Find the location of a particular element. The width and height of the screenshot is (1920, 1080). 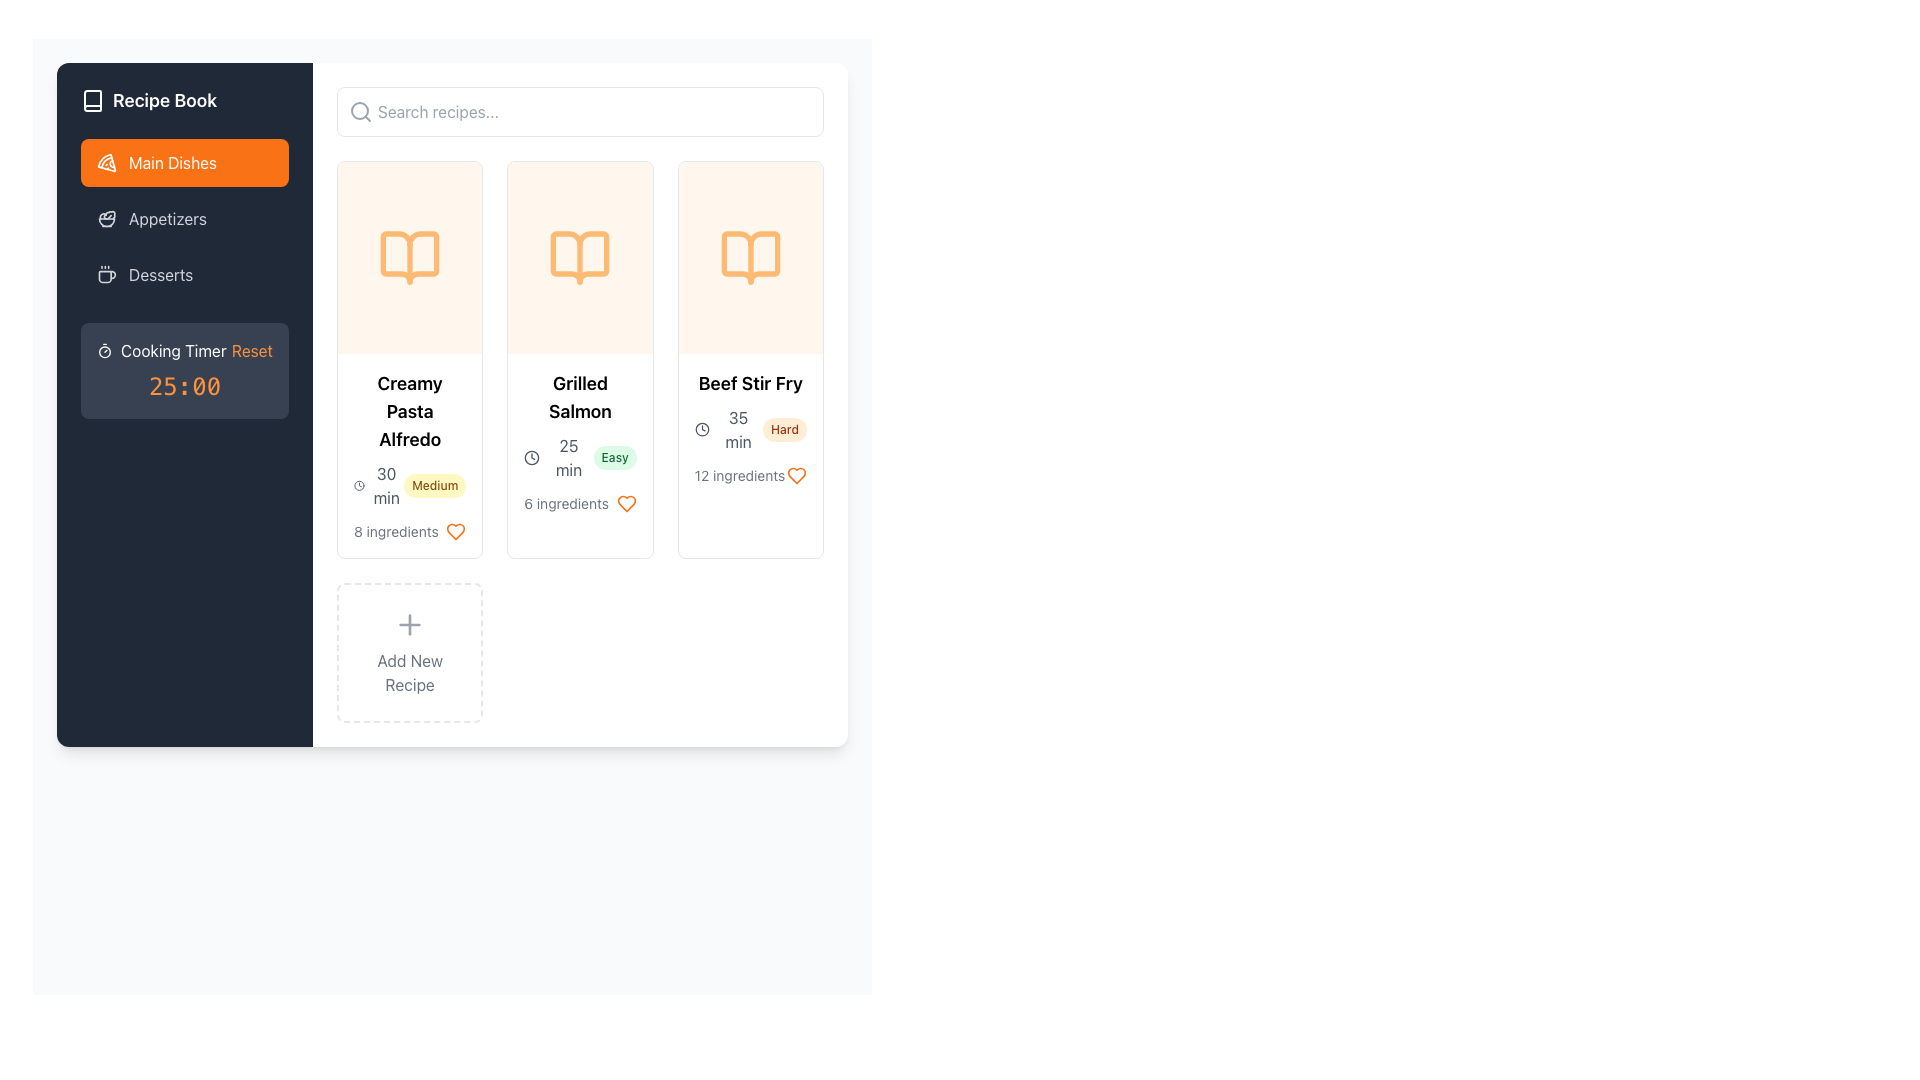

the prominent icon representing the recipe type for 'Creamy Pasta Alfredo', located at the top center of the first recipe card in the grid is located at coordinates (409, 257).